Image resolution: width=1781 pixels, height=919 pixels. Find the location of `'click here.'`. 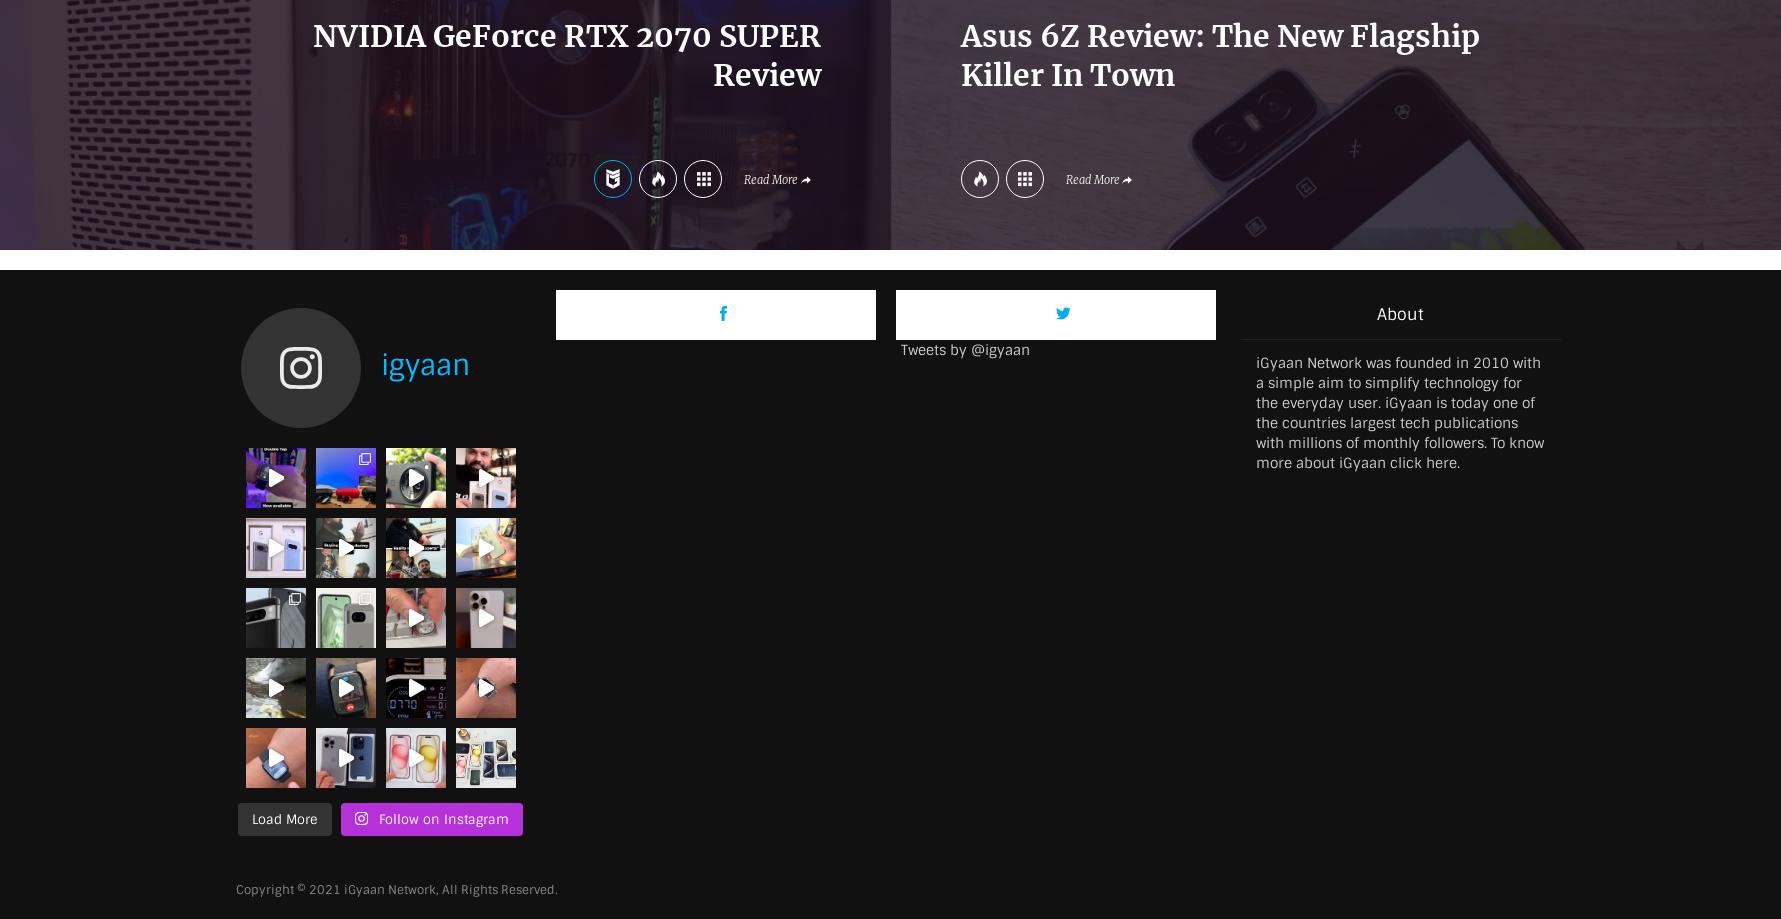

'click here.' is located at coordinates (1425, 460).